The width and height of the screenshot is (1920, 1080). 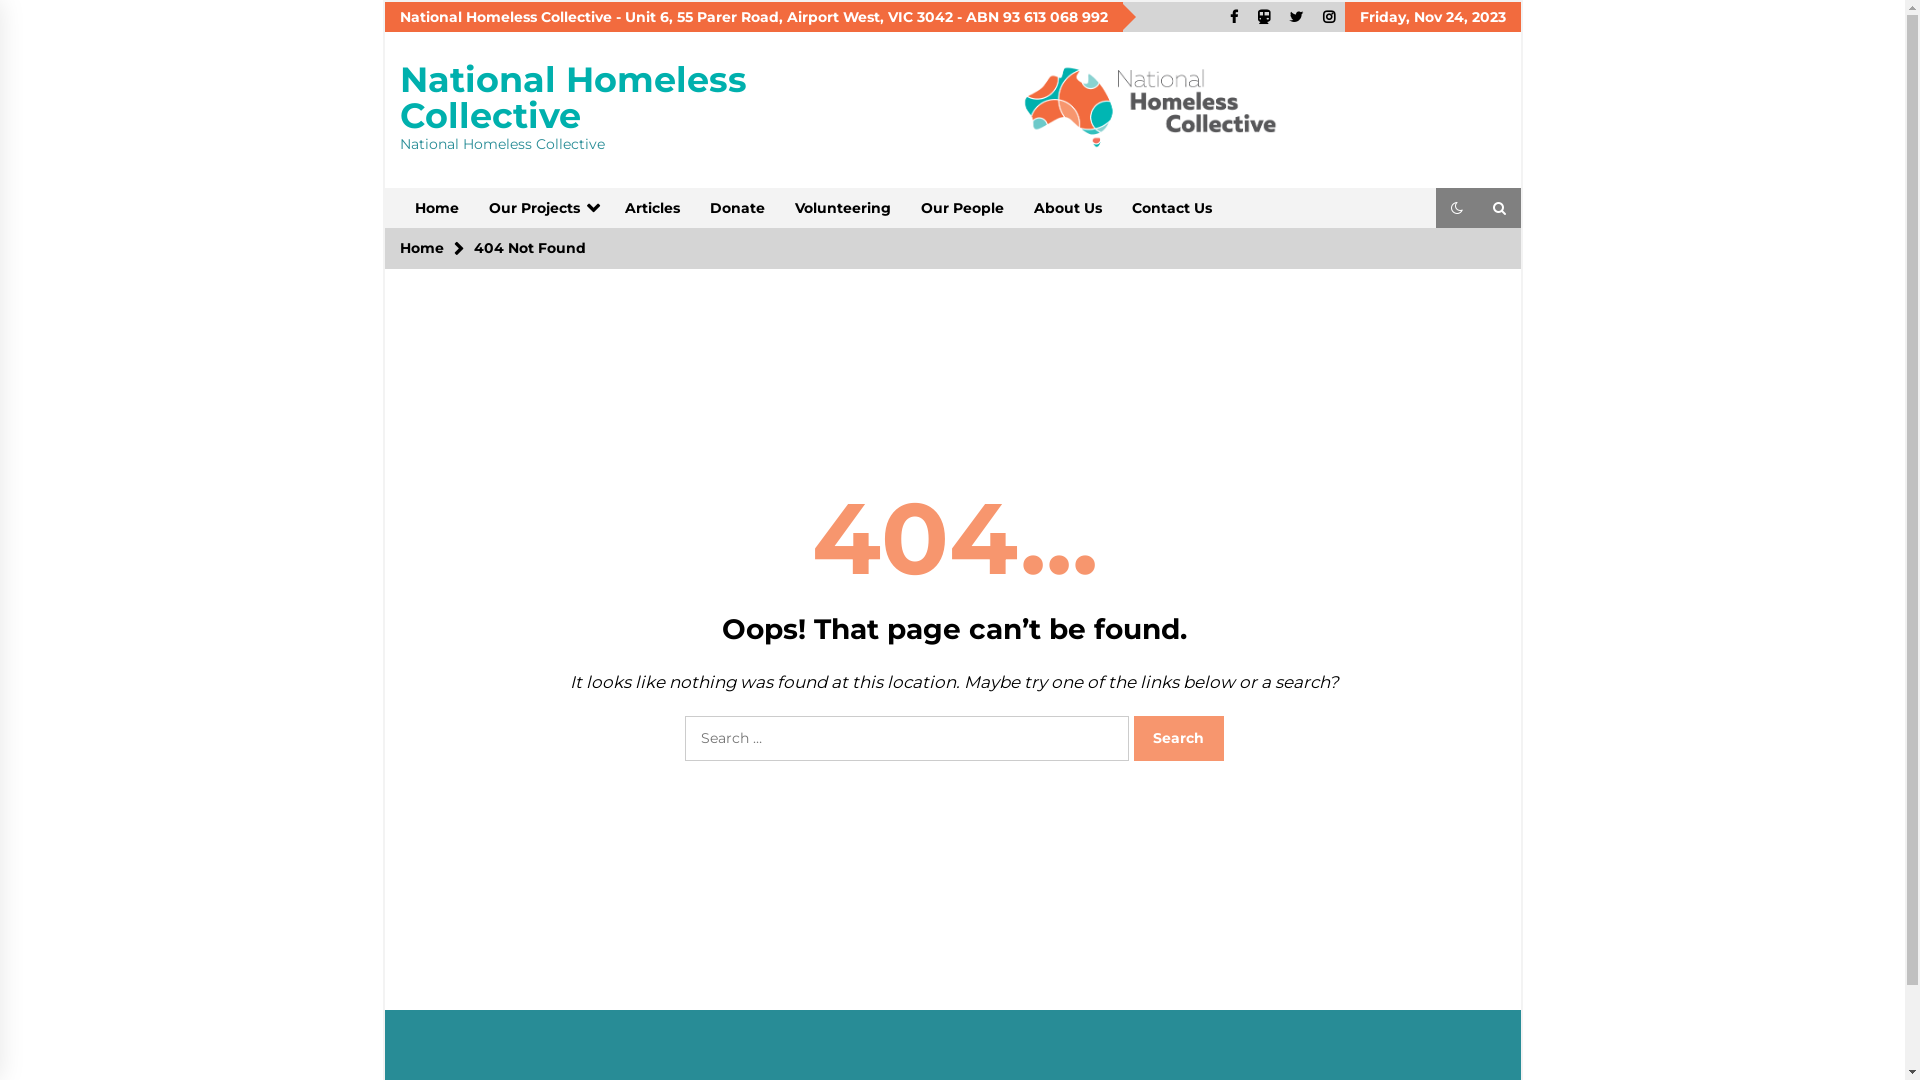 What do you see at coordinates (421, 246) in the screenshot?
I see `'Home'` at bounding box center [421, 246].